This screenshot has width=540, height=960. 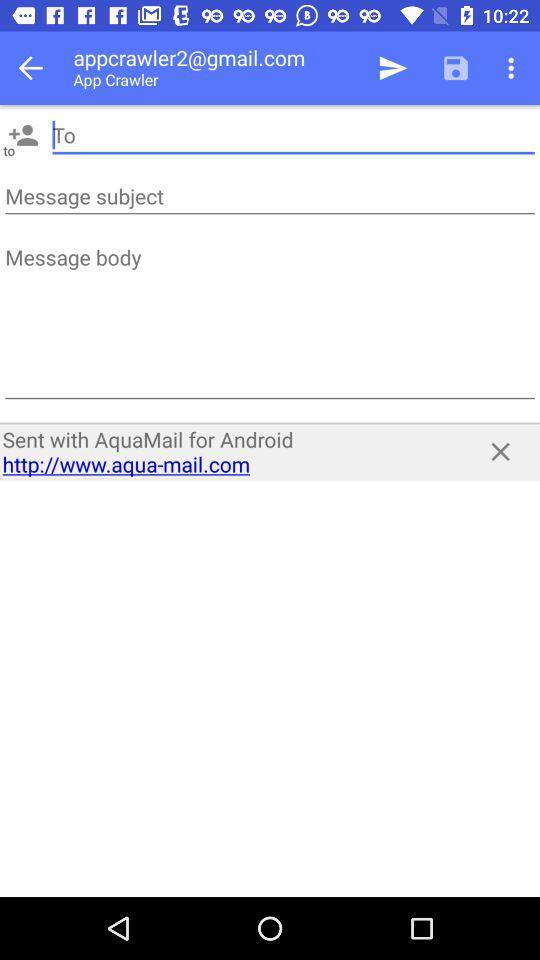 I want to click on the follow icon, so click(x=22, y=134).